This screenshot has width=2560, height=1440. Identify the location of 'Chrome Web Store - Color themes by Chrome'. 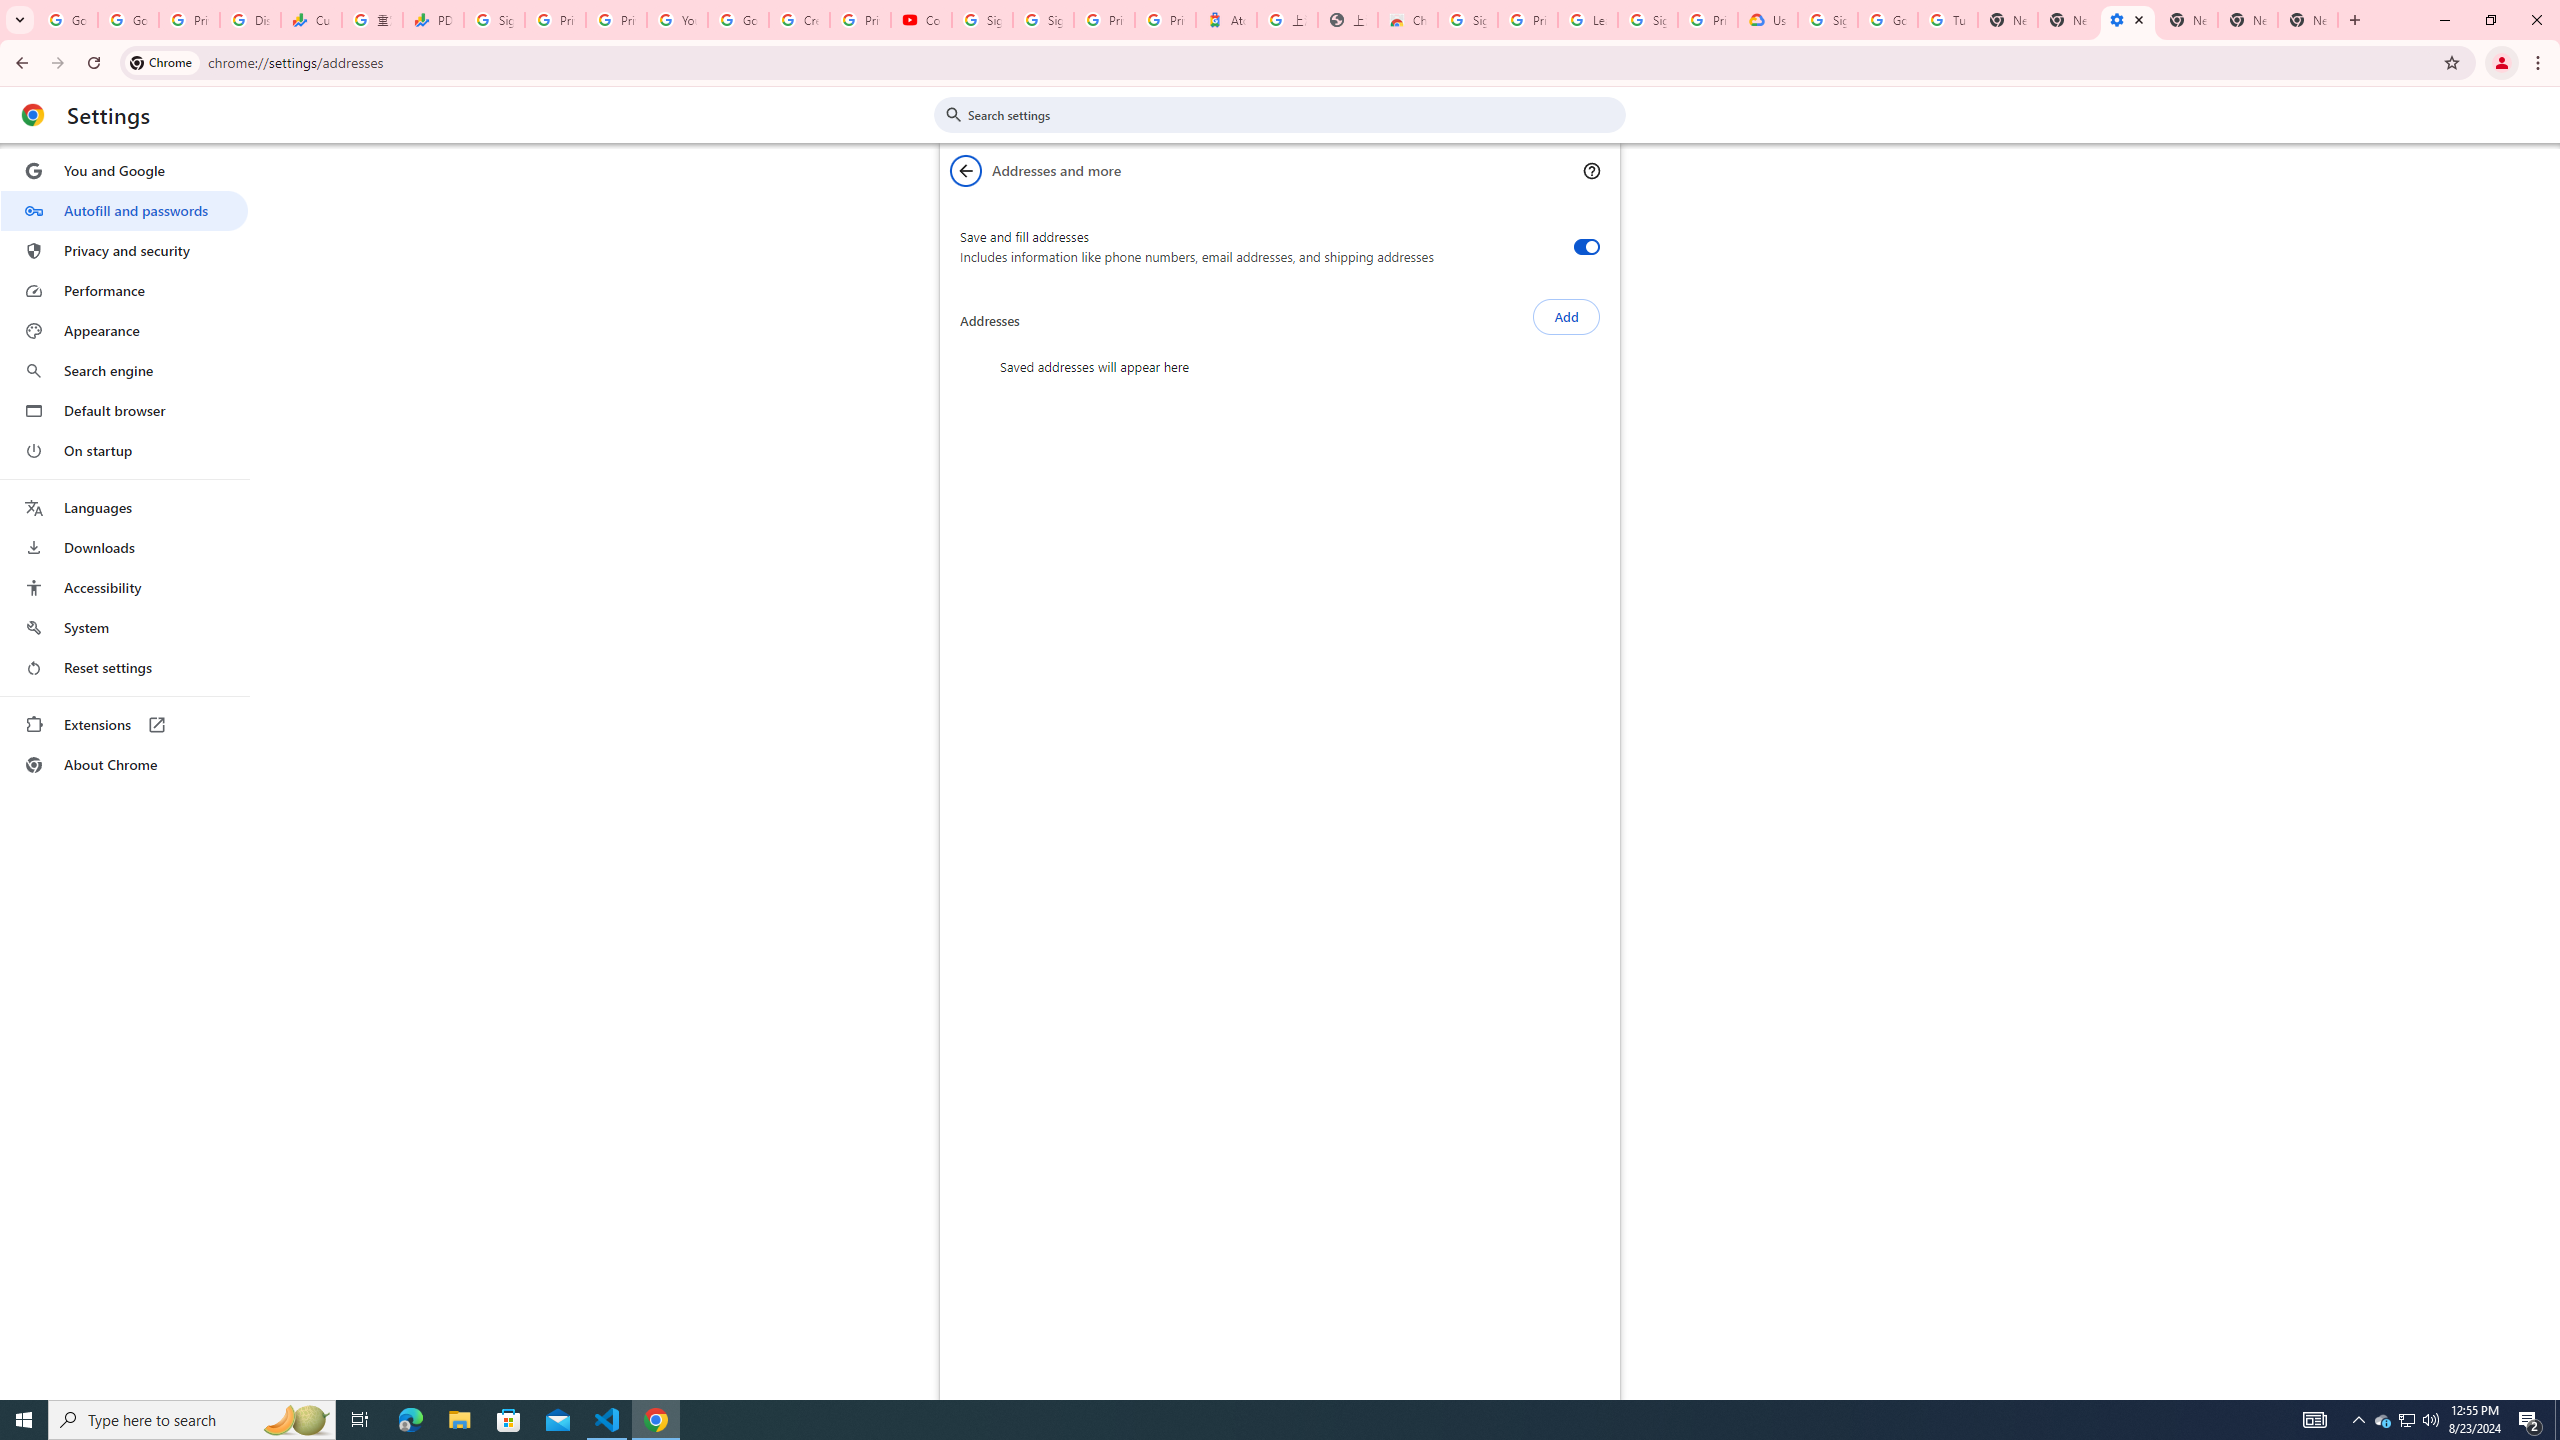
(1407, 19).